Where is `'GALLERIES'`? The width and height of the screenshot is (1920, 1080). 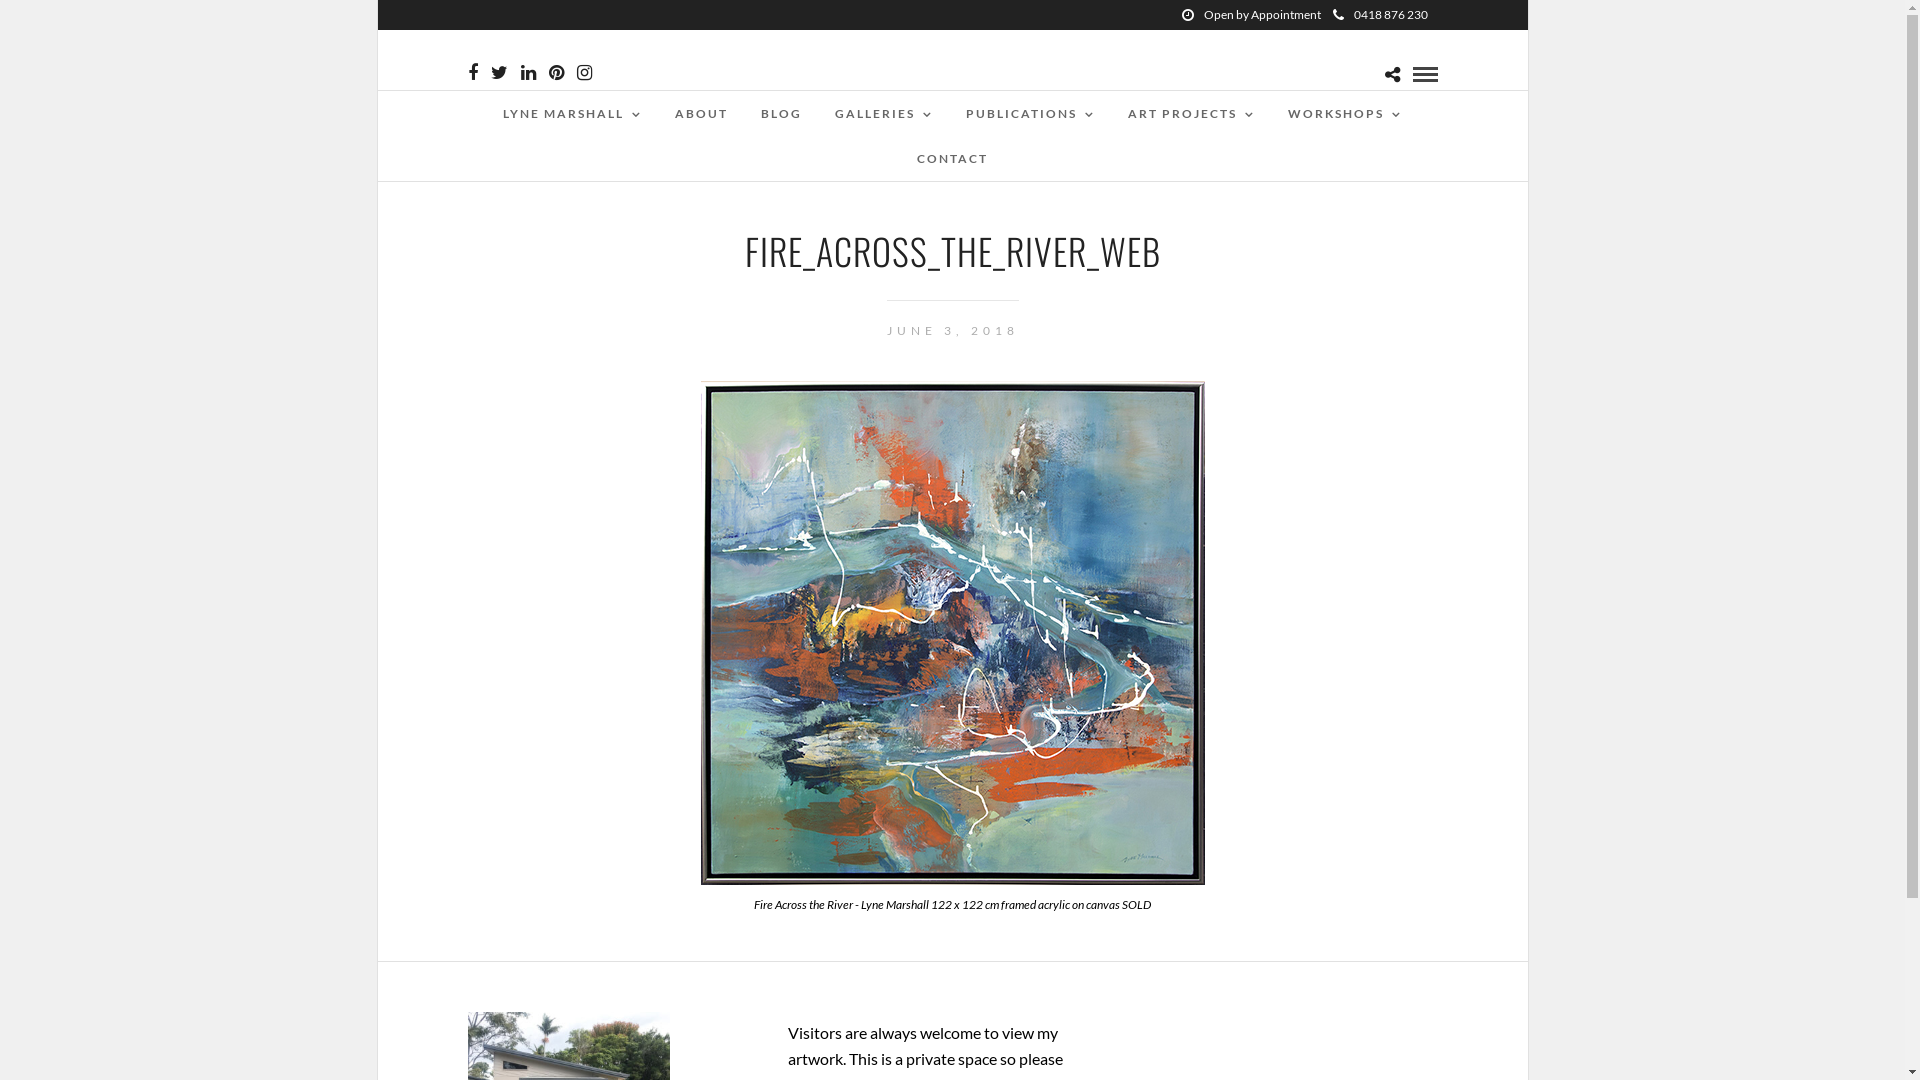 'GALLERIES' is located at coordinates (882, 113).